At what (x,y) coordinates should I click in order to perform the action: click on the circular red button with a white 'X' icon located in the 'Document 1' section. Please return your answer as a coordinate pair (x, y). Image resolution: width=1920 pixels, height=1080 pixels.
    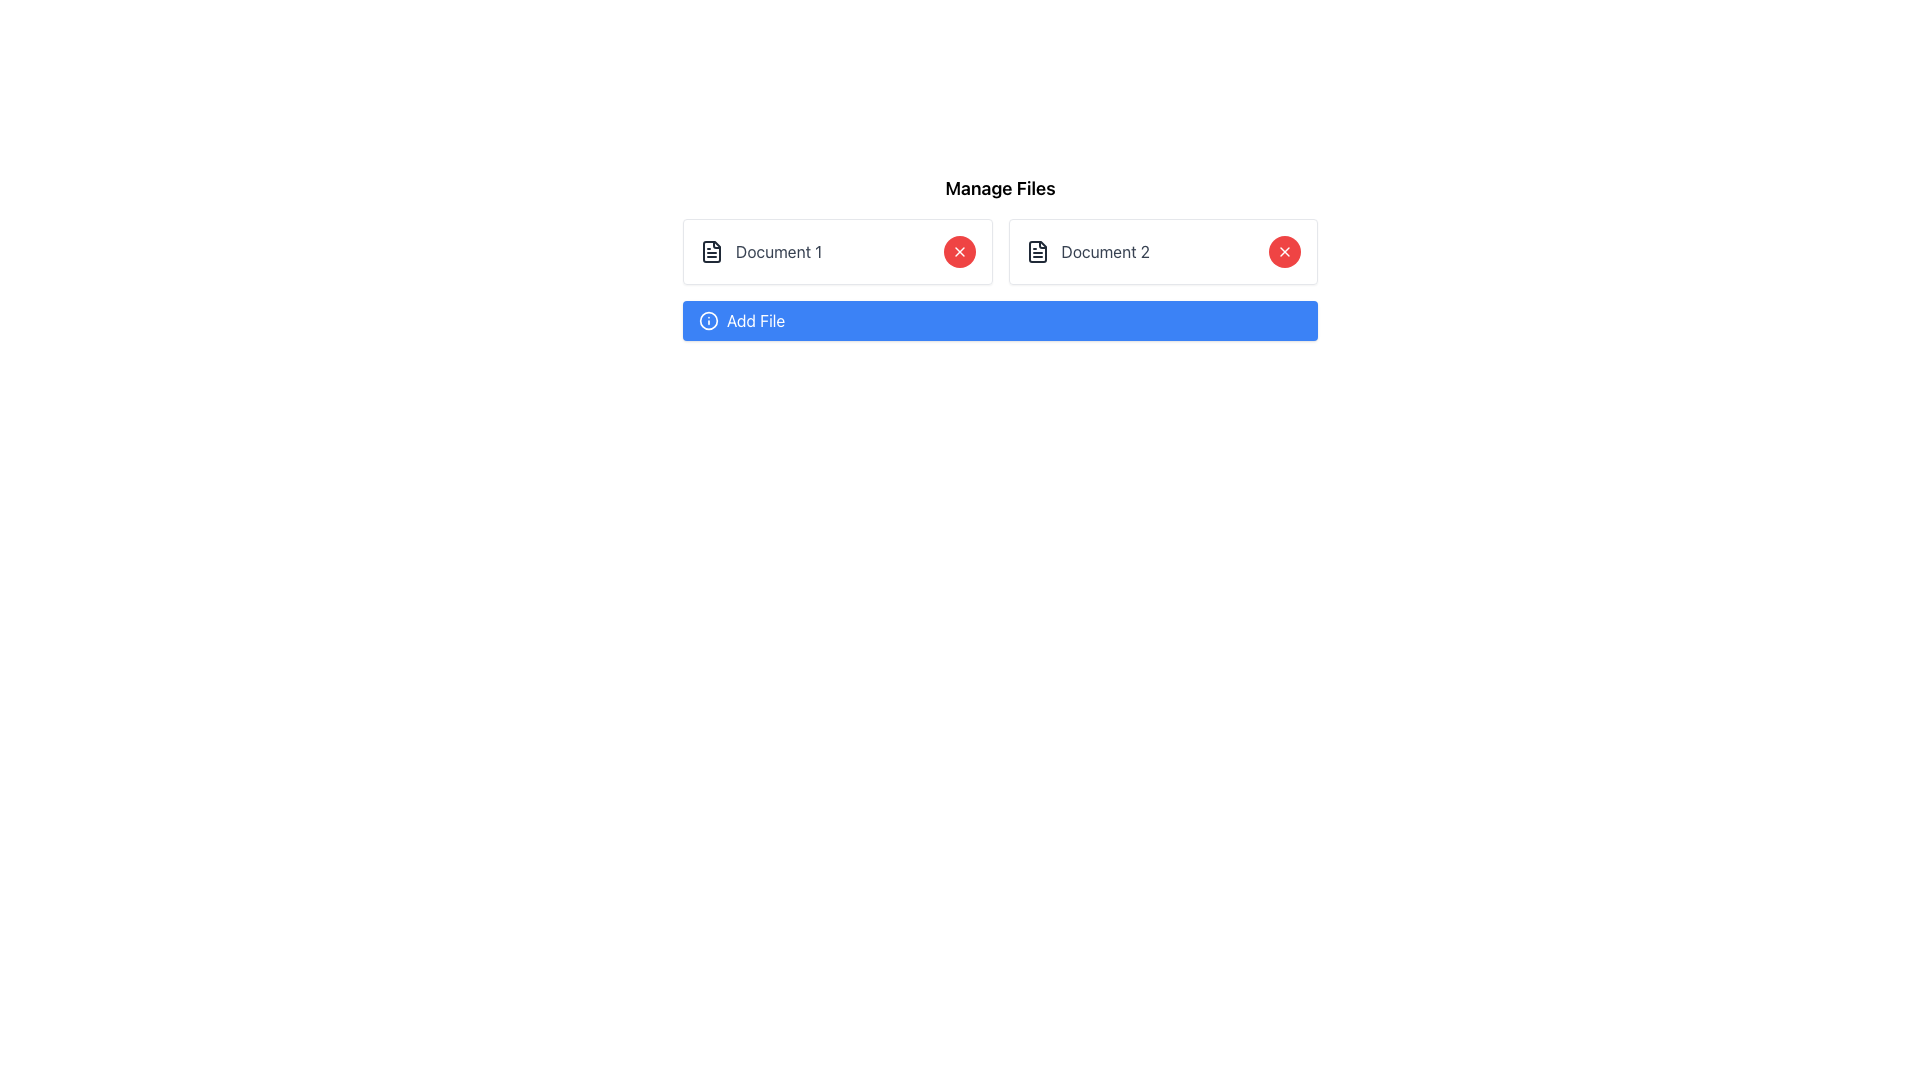
    Looking at the image, I should click on (958, 250).